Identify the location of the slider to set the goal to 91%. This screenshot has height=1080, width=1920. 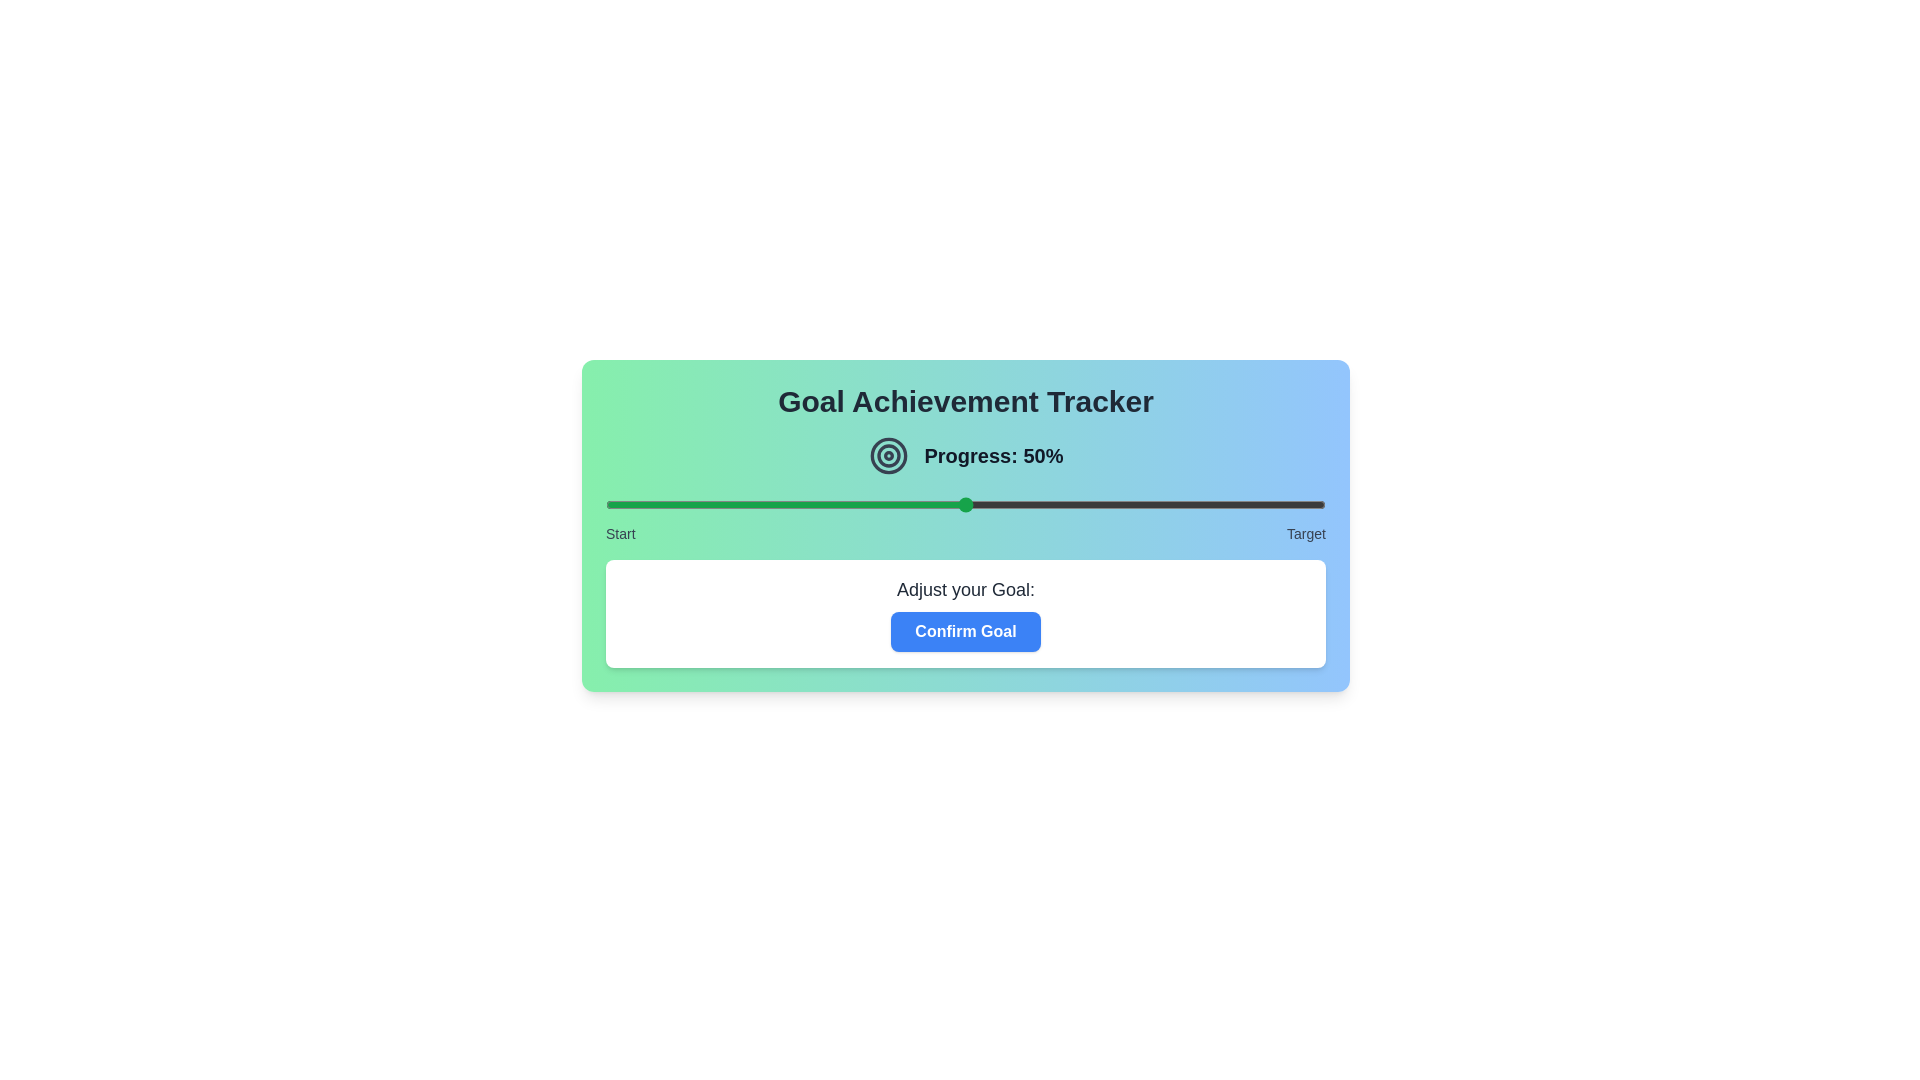
(1260, 504).